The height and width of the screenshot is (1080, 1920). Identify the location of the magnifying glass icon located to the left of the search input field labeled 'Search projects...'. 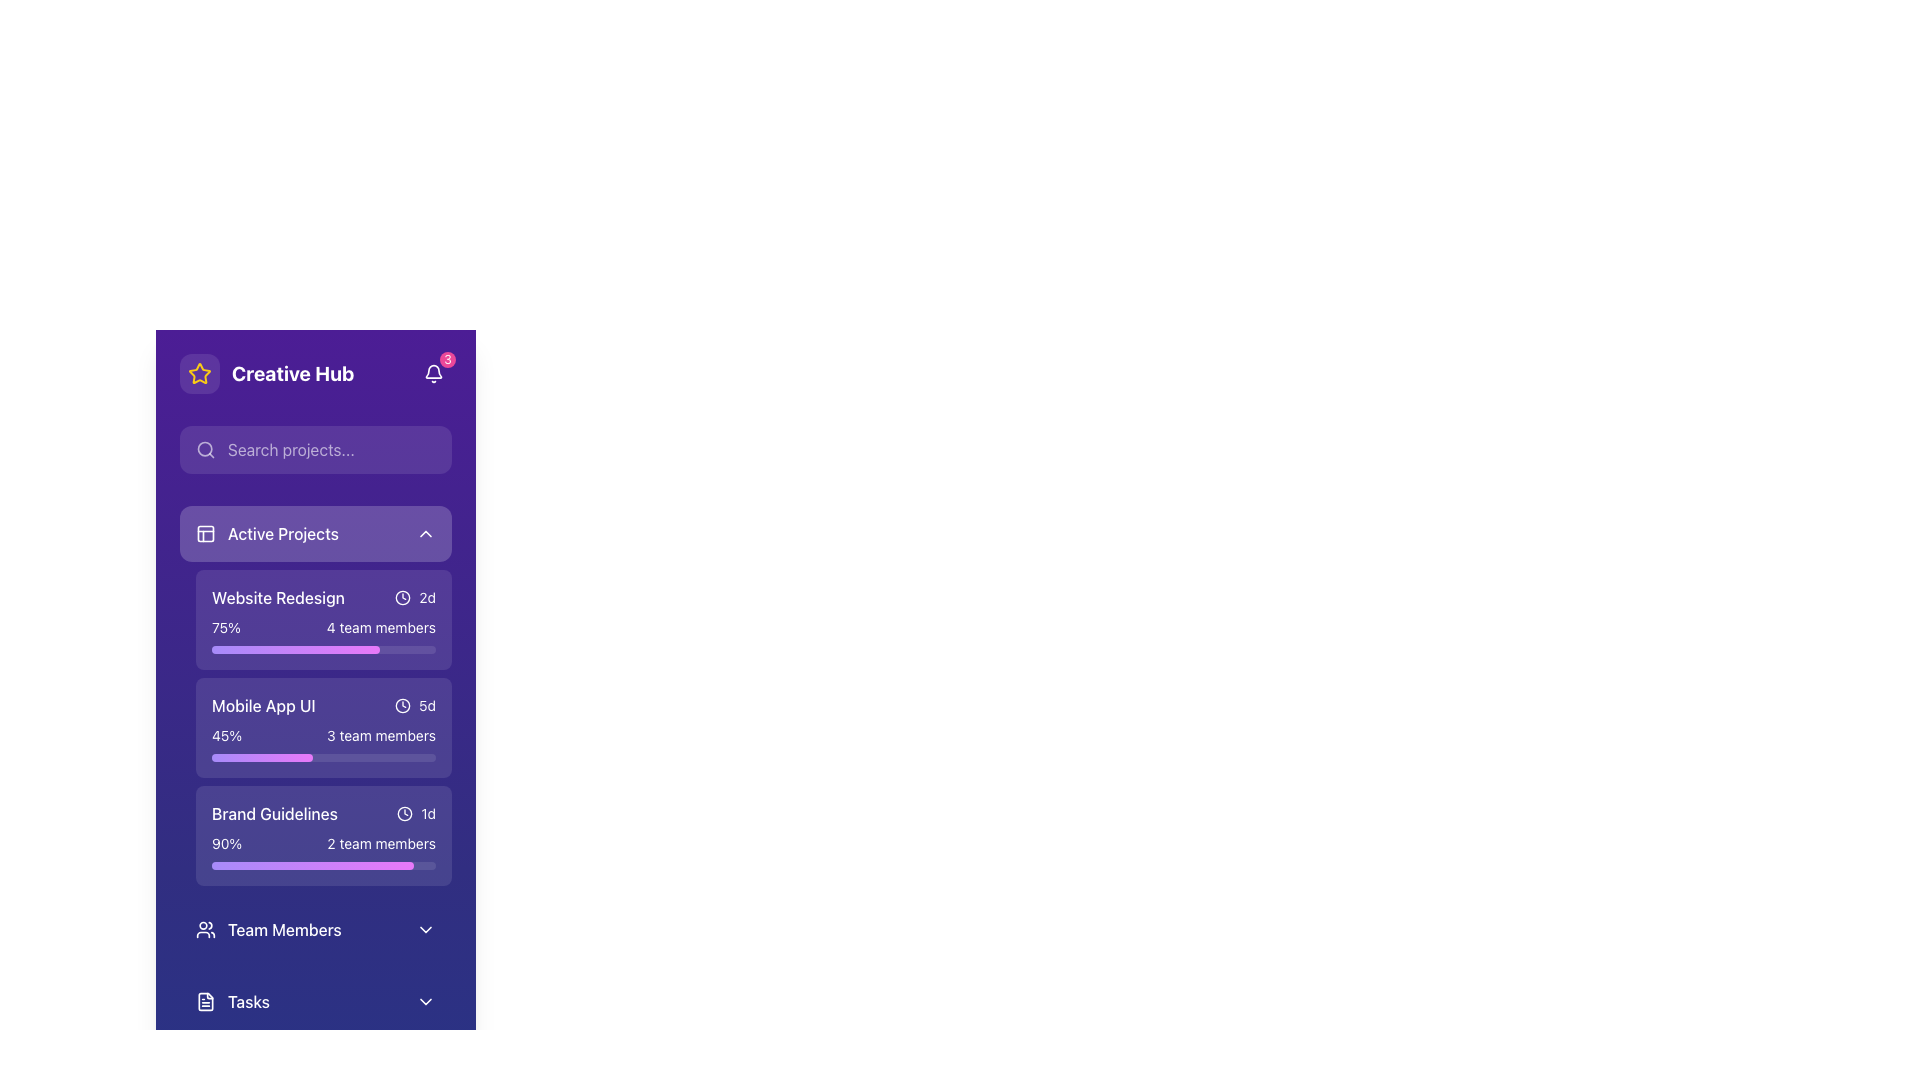
(206, 450).